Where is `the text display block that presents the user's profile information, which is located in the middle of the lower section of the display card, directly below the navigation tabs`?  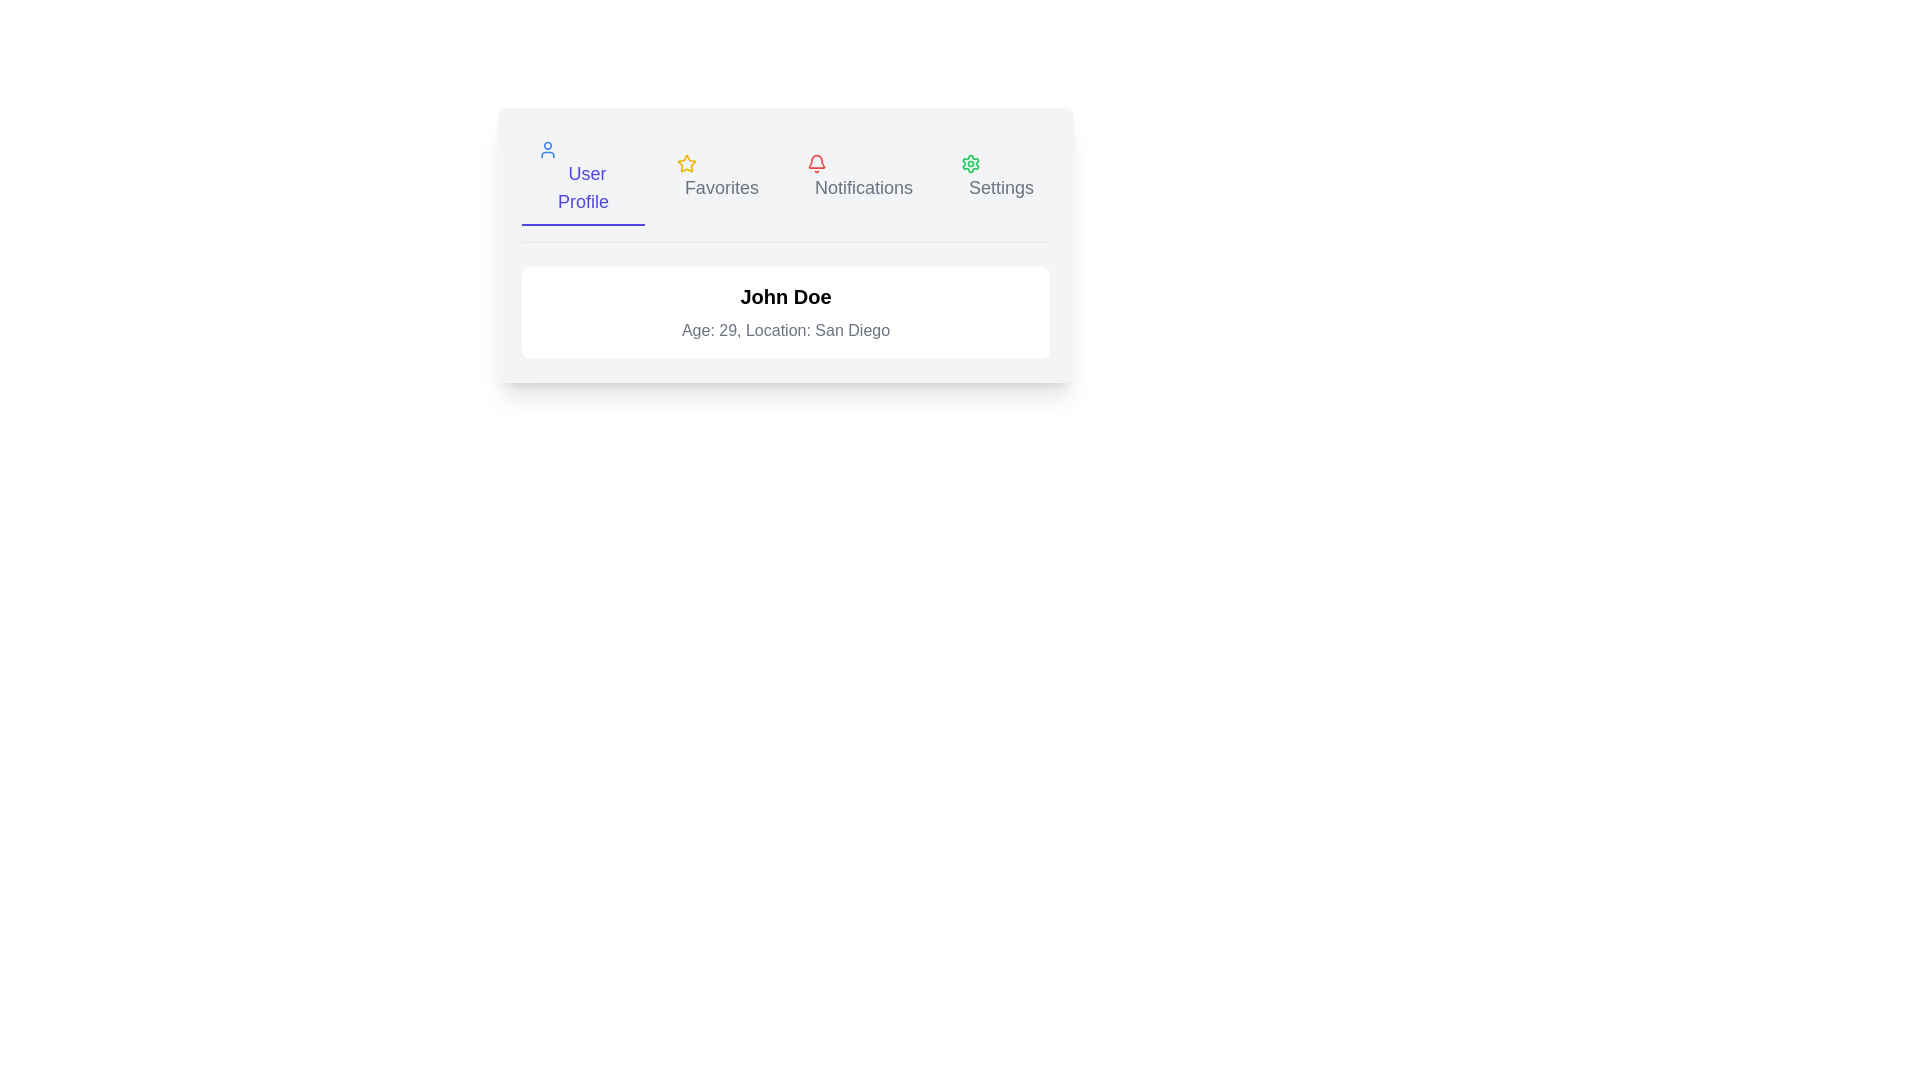 the text display block that presents the user's profile information, which is located in the middle of the lower section of the display card, directly below the navigation tabs is located at coordinates (785, 312).